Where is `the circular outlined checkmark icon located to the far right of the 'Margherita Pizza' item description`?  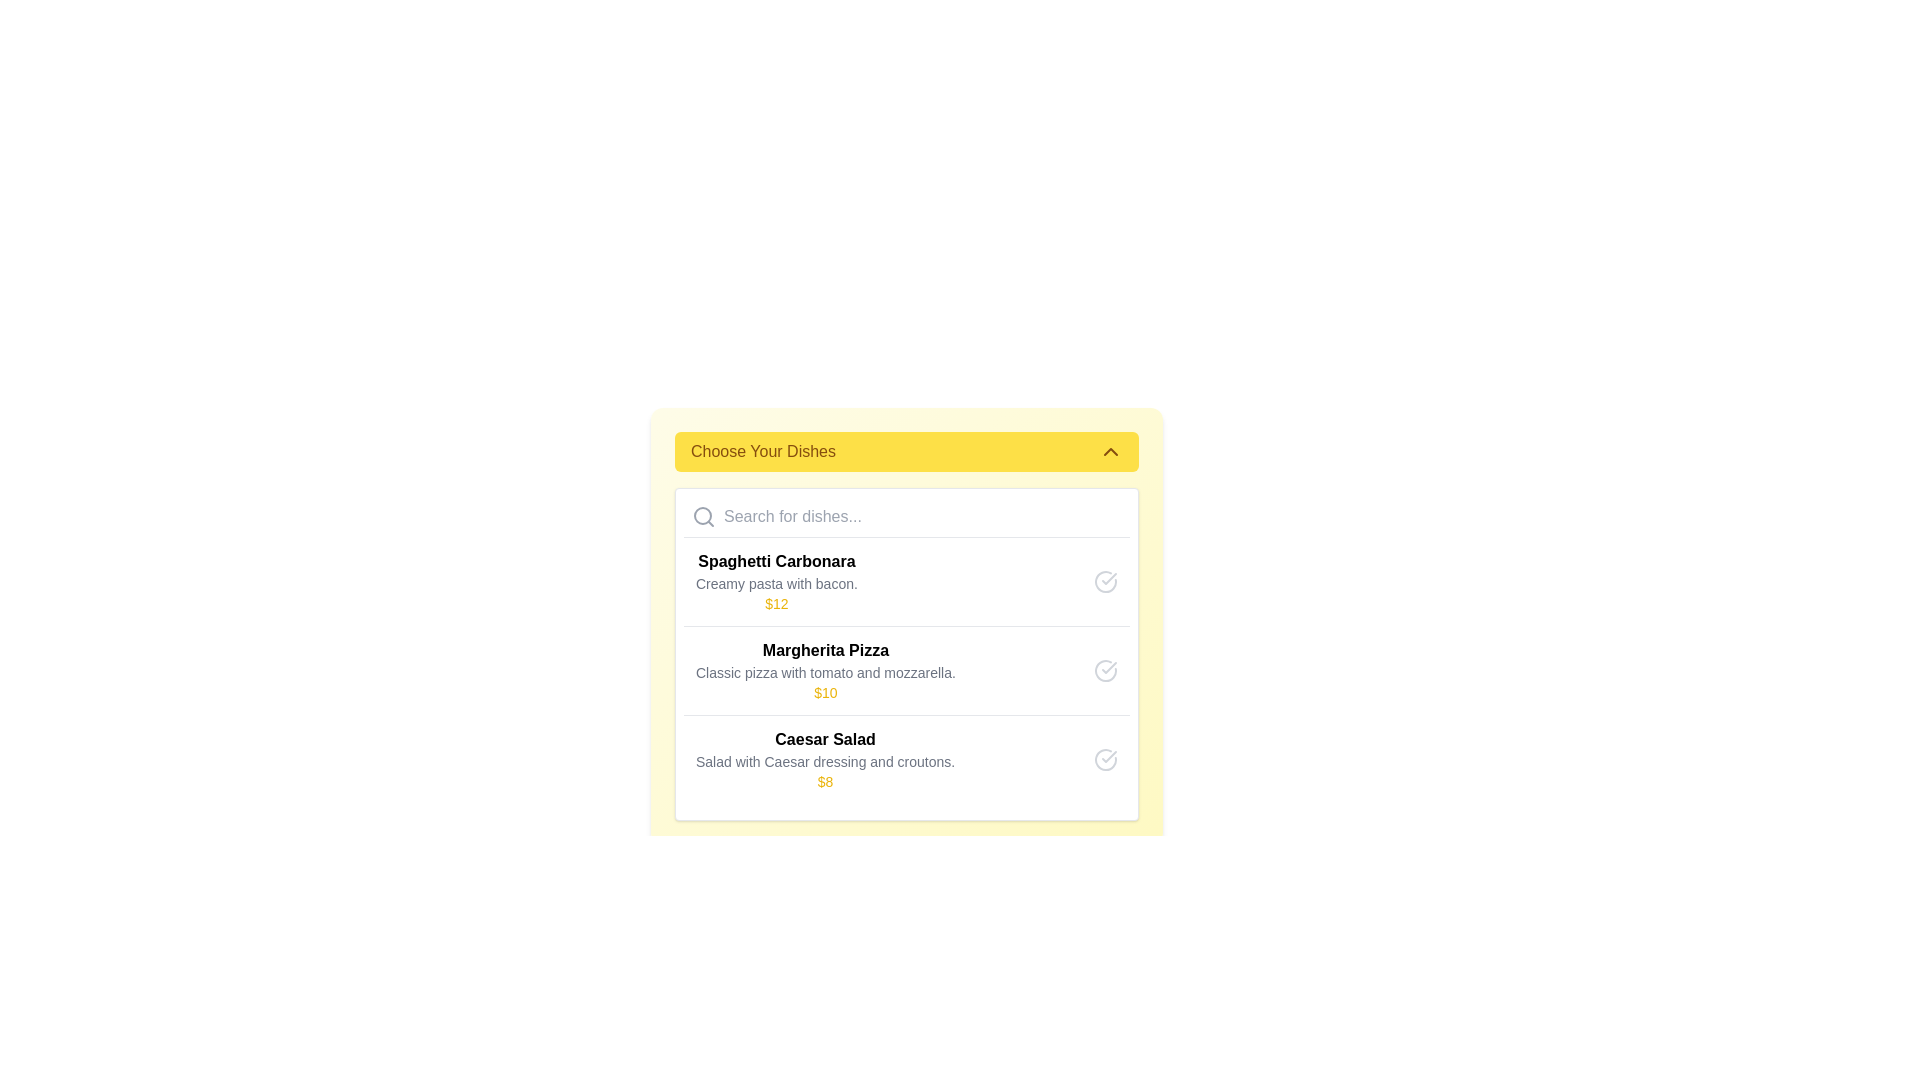 the circular outlined checkmark icon located to the far right of the 'Margherita Pizza' item description is located at coordinates (1104, 671).